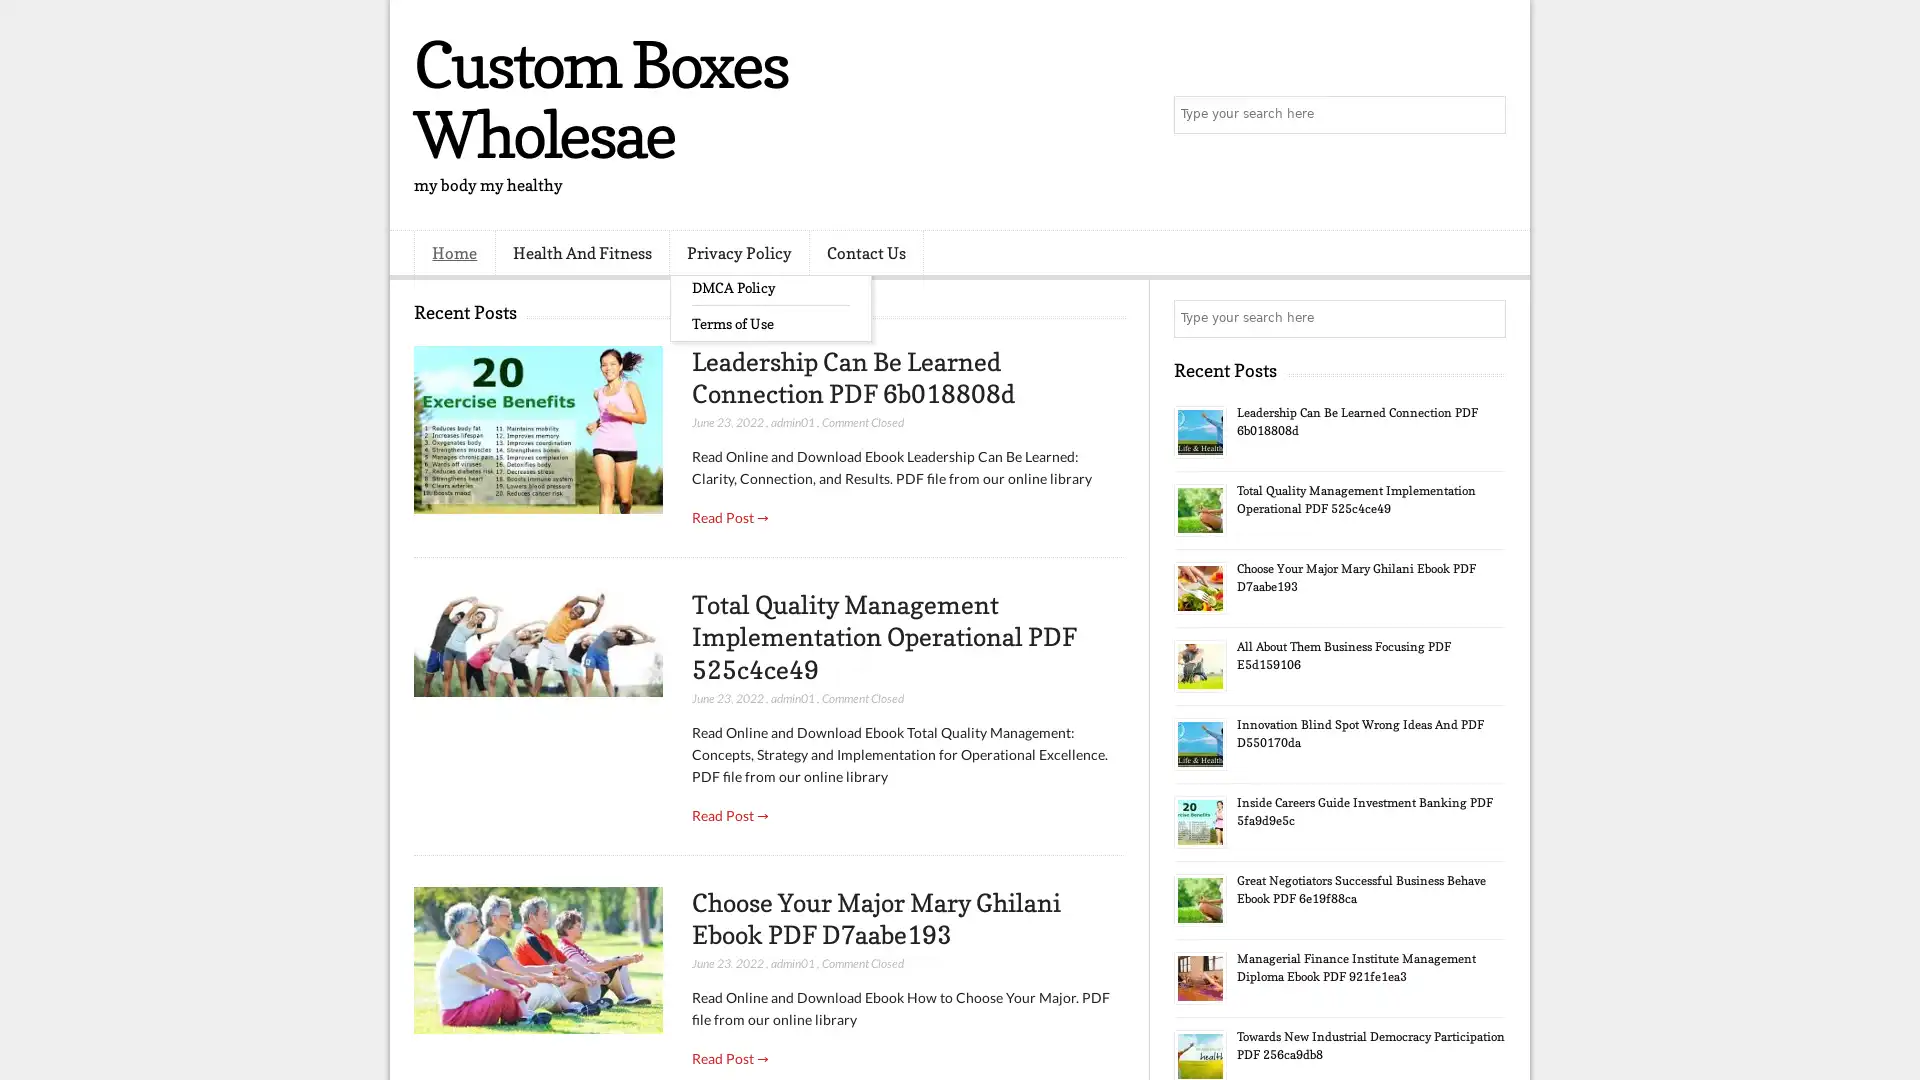 The width and height of the screenshot is (1920, 1080). Describe the element at coordinates (1485, 115) in the screenshot. I see `Search` at that location.